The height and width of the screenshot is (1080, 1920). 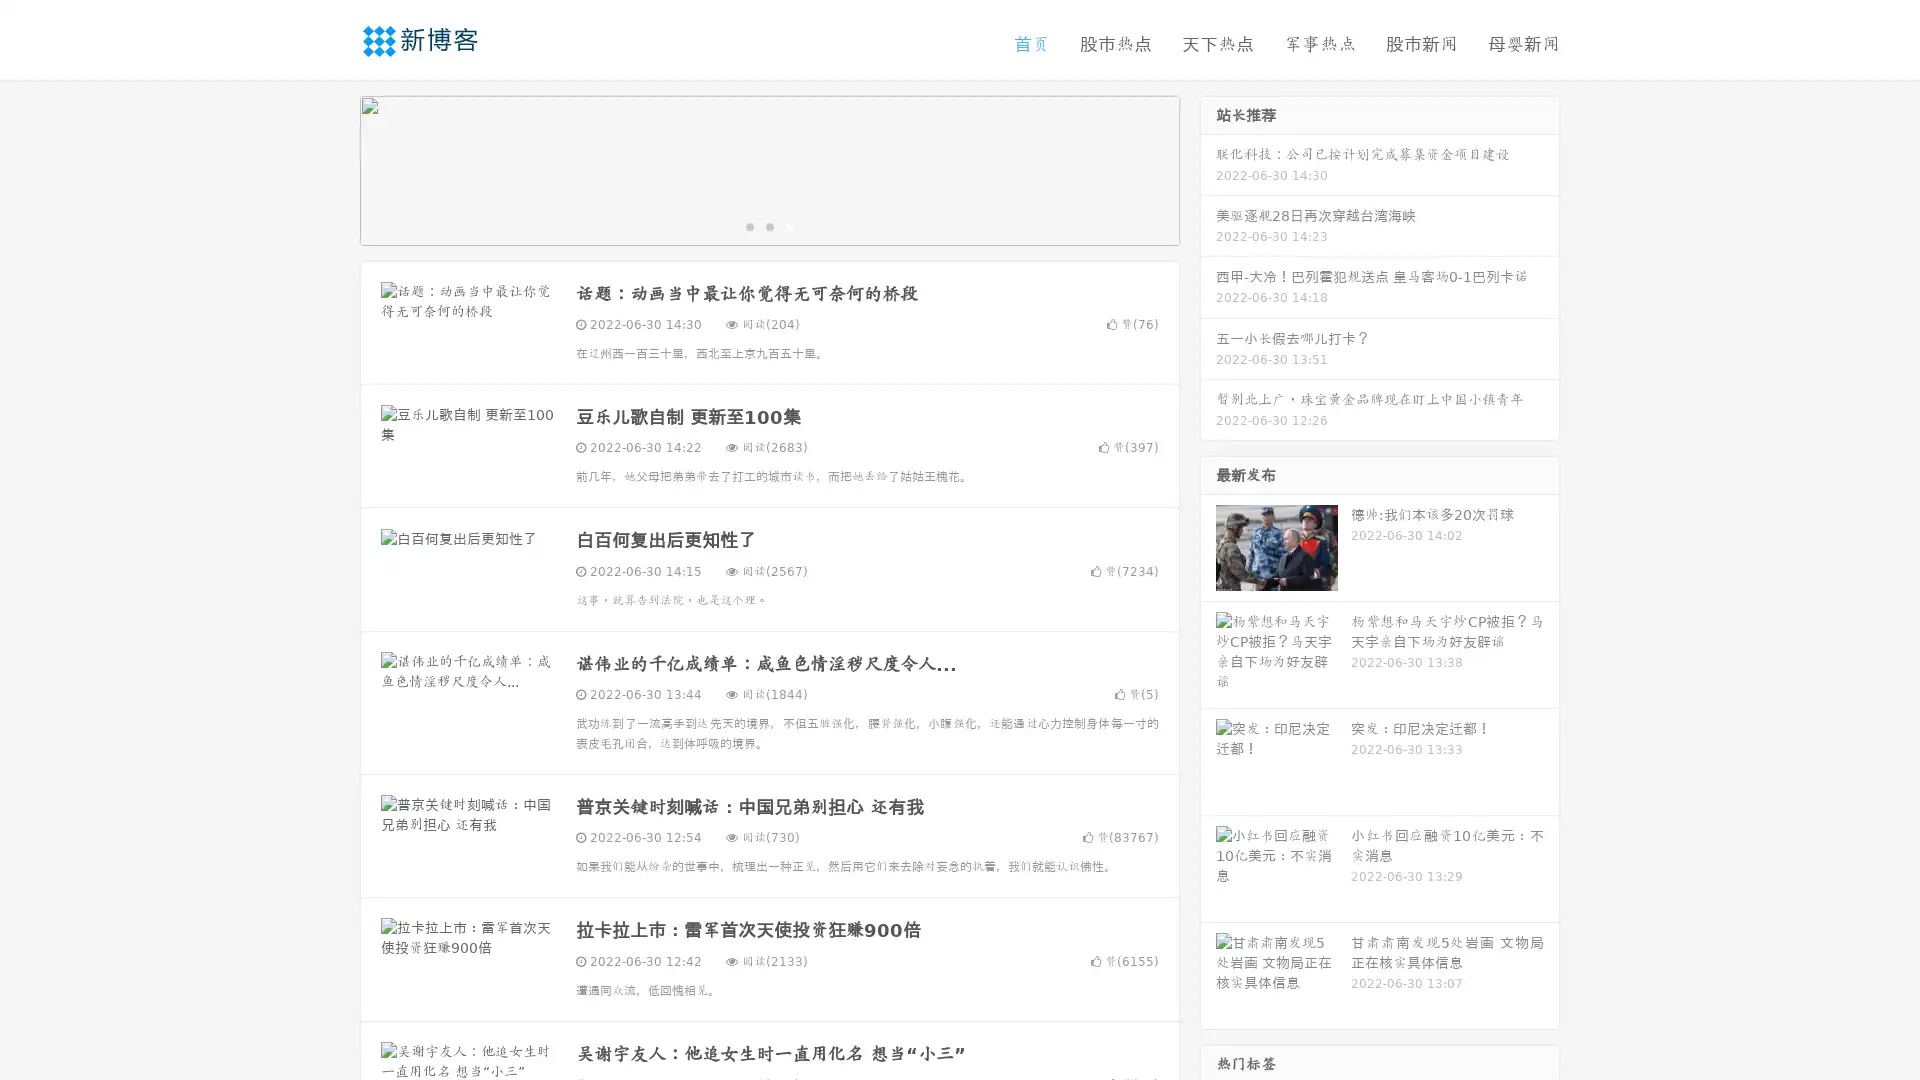 What do you see at coordinates (748, 225) in the screenshot?
I see `Go to slide 1` at bounding box center [748, 225].